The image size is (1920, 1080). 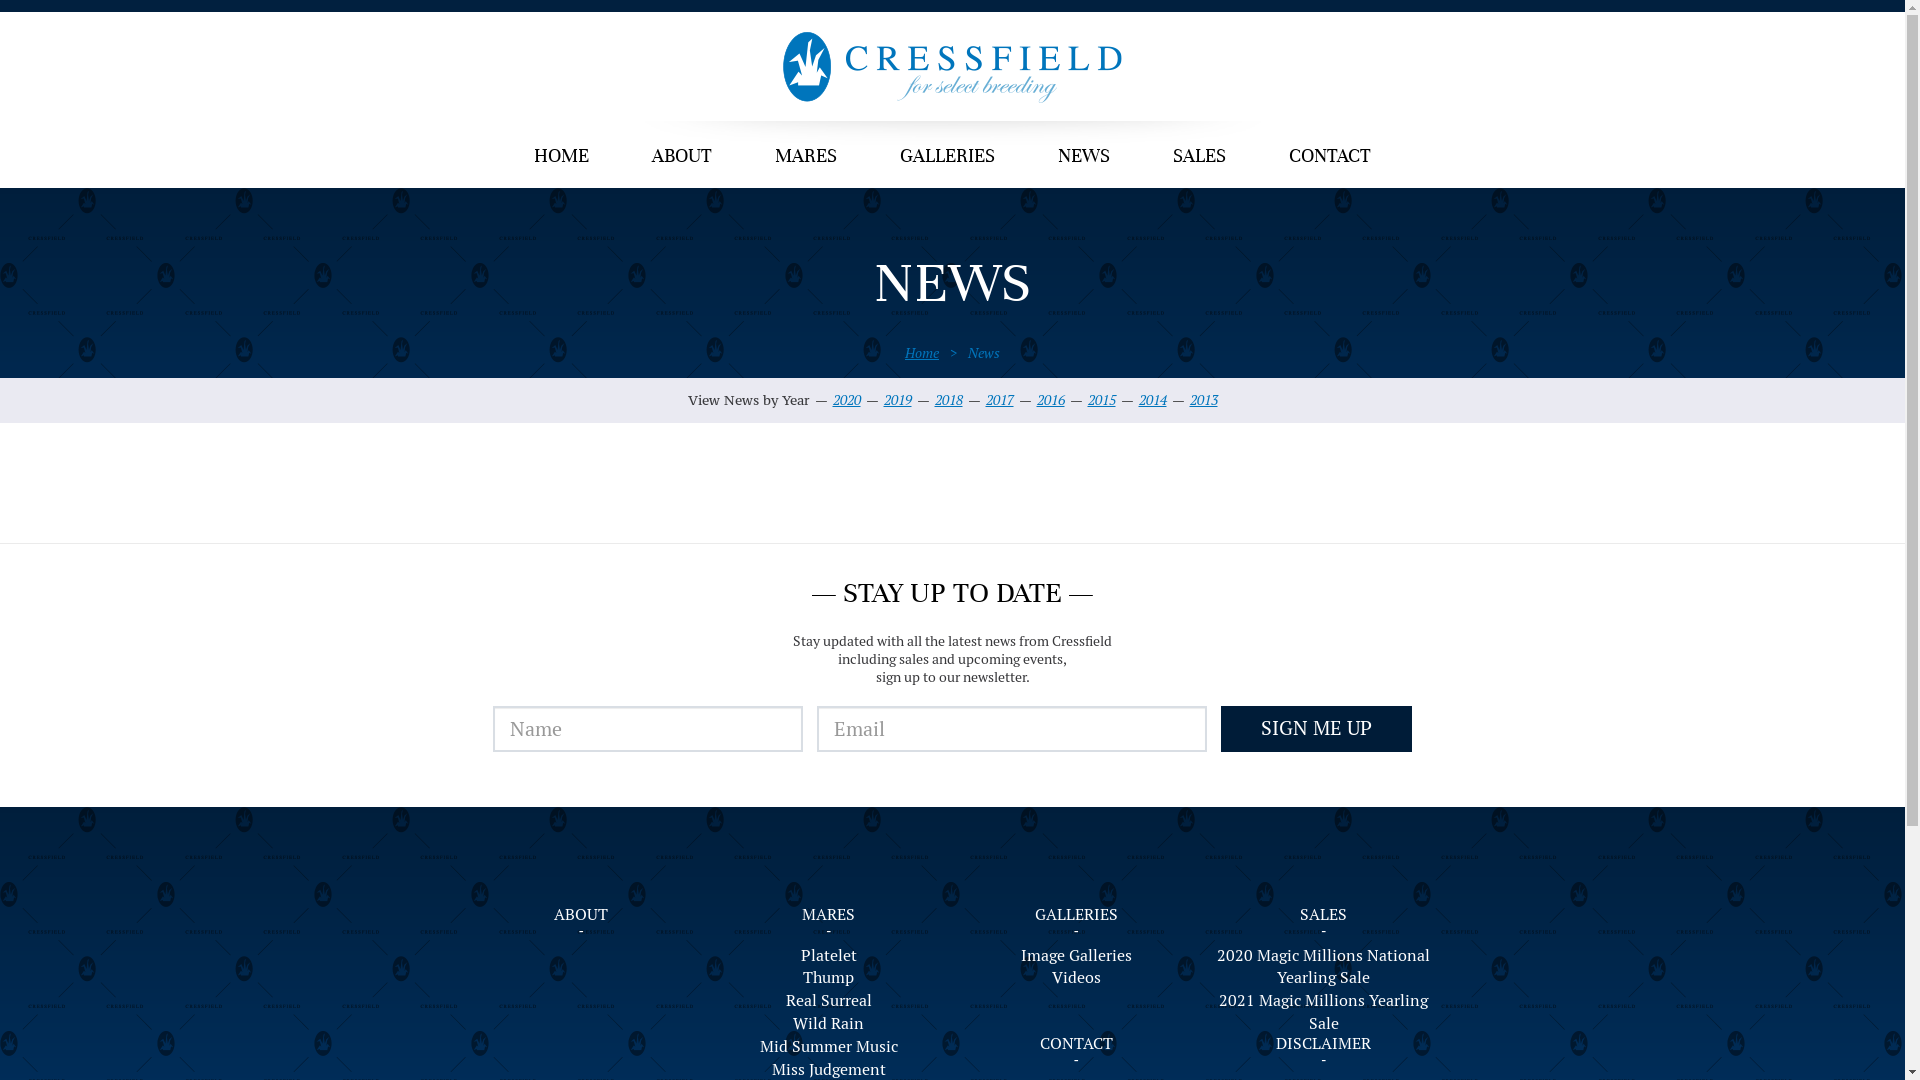 I want to click on 'SALES', so click(x=1142, y=157).